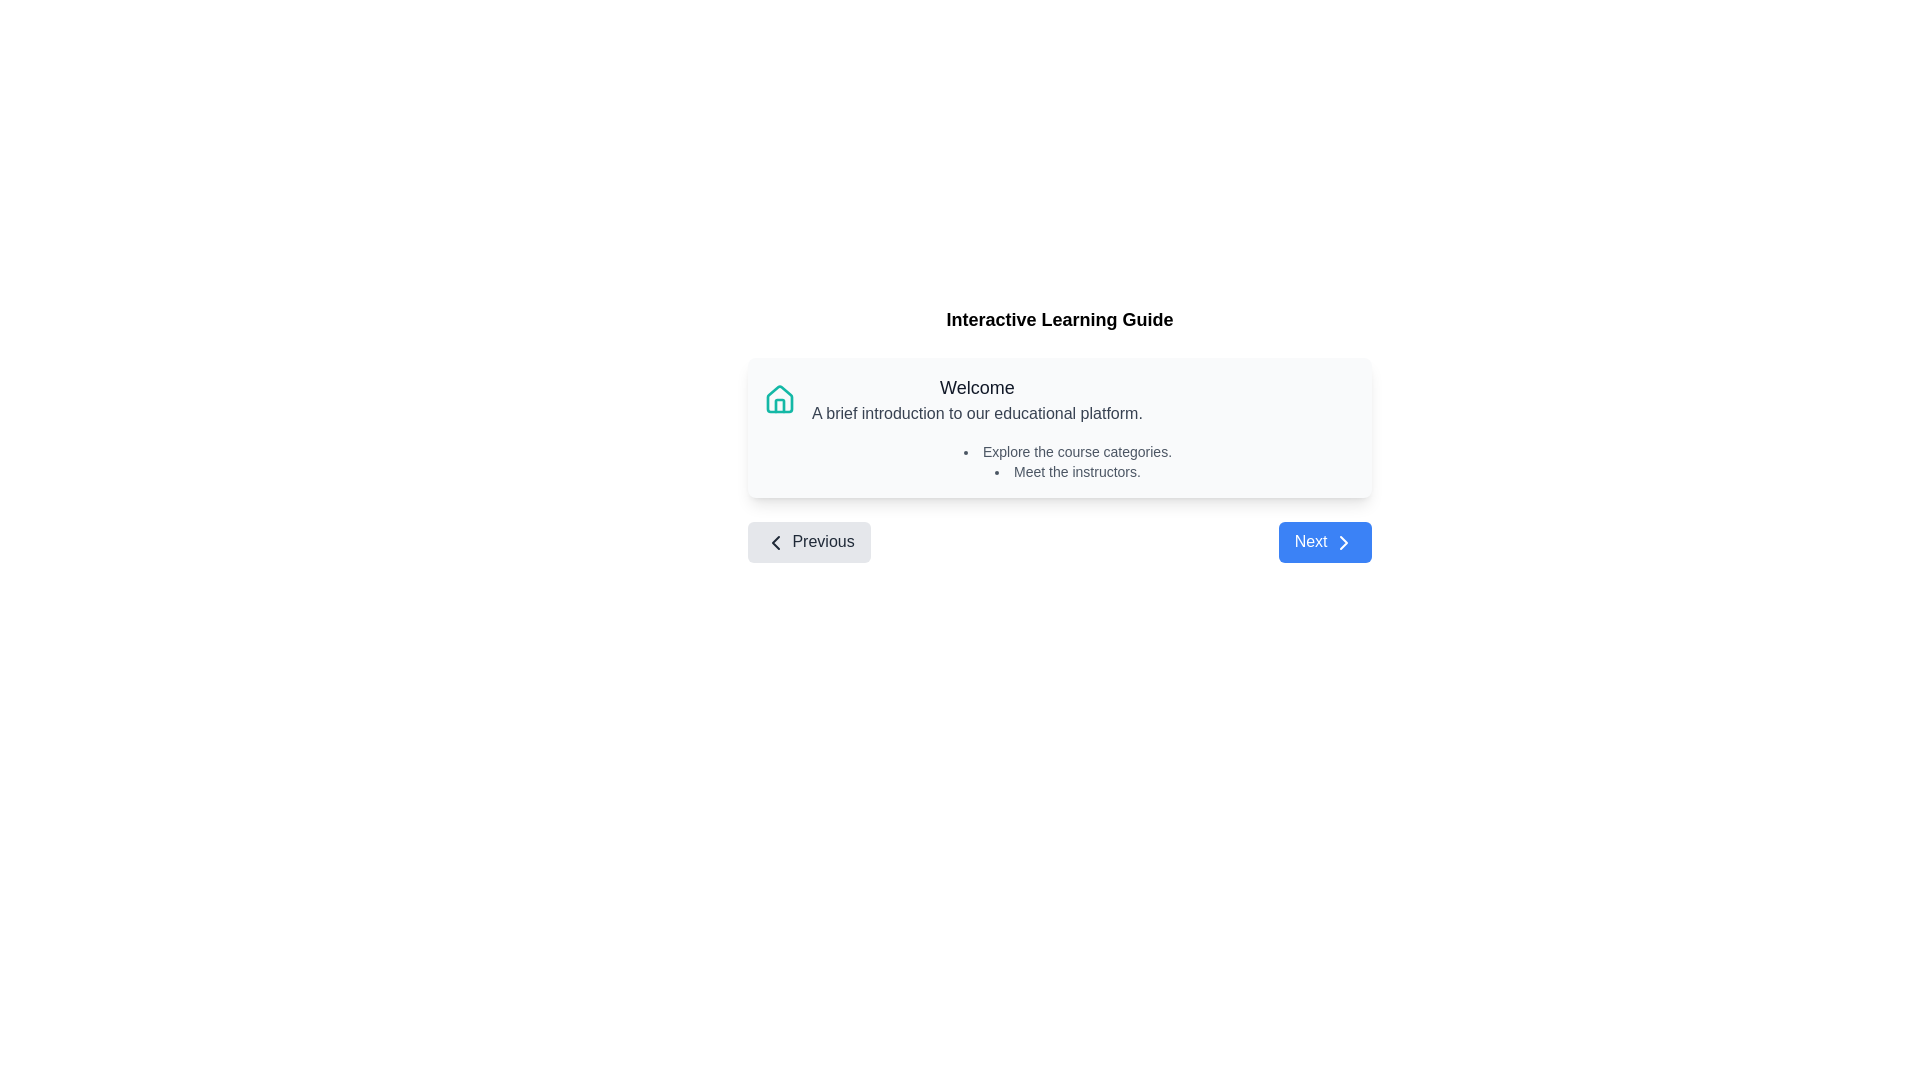  Describe the element at coordinates (977, 400) in the screenshot. I see `text content of the centrally located text block with a header and subtext on the educational platform, which provides an introduction or greeting` at that location.